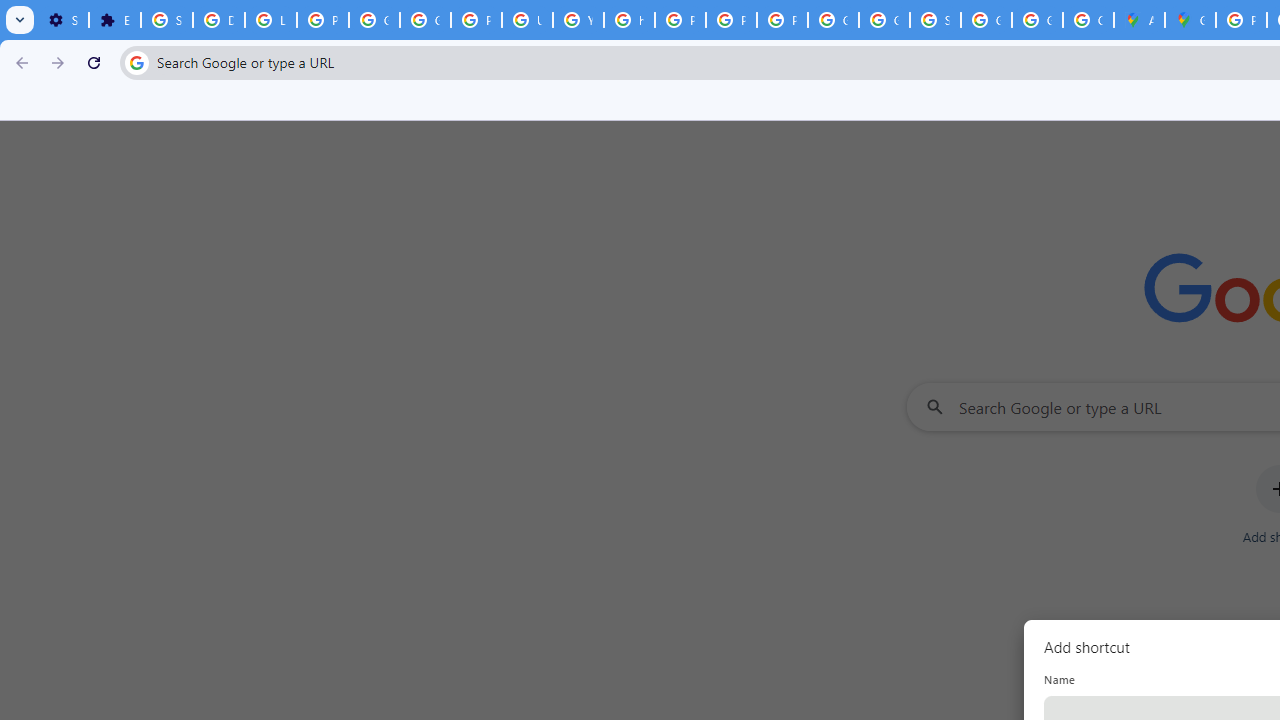 This screenshot has height=720, width=1280. Describe the element at coordinates (680, 20) in the screenshot. I see `'Privacy Help Center - Policies Help'` at that location.